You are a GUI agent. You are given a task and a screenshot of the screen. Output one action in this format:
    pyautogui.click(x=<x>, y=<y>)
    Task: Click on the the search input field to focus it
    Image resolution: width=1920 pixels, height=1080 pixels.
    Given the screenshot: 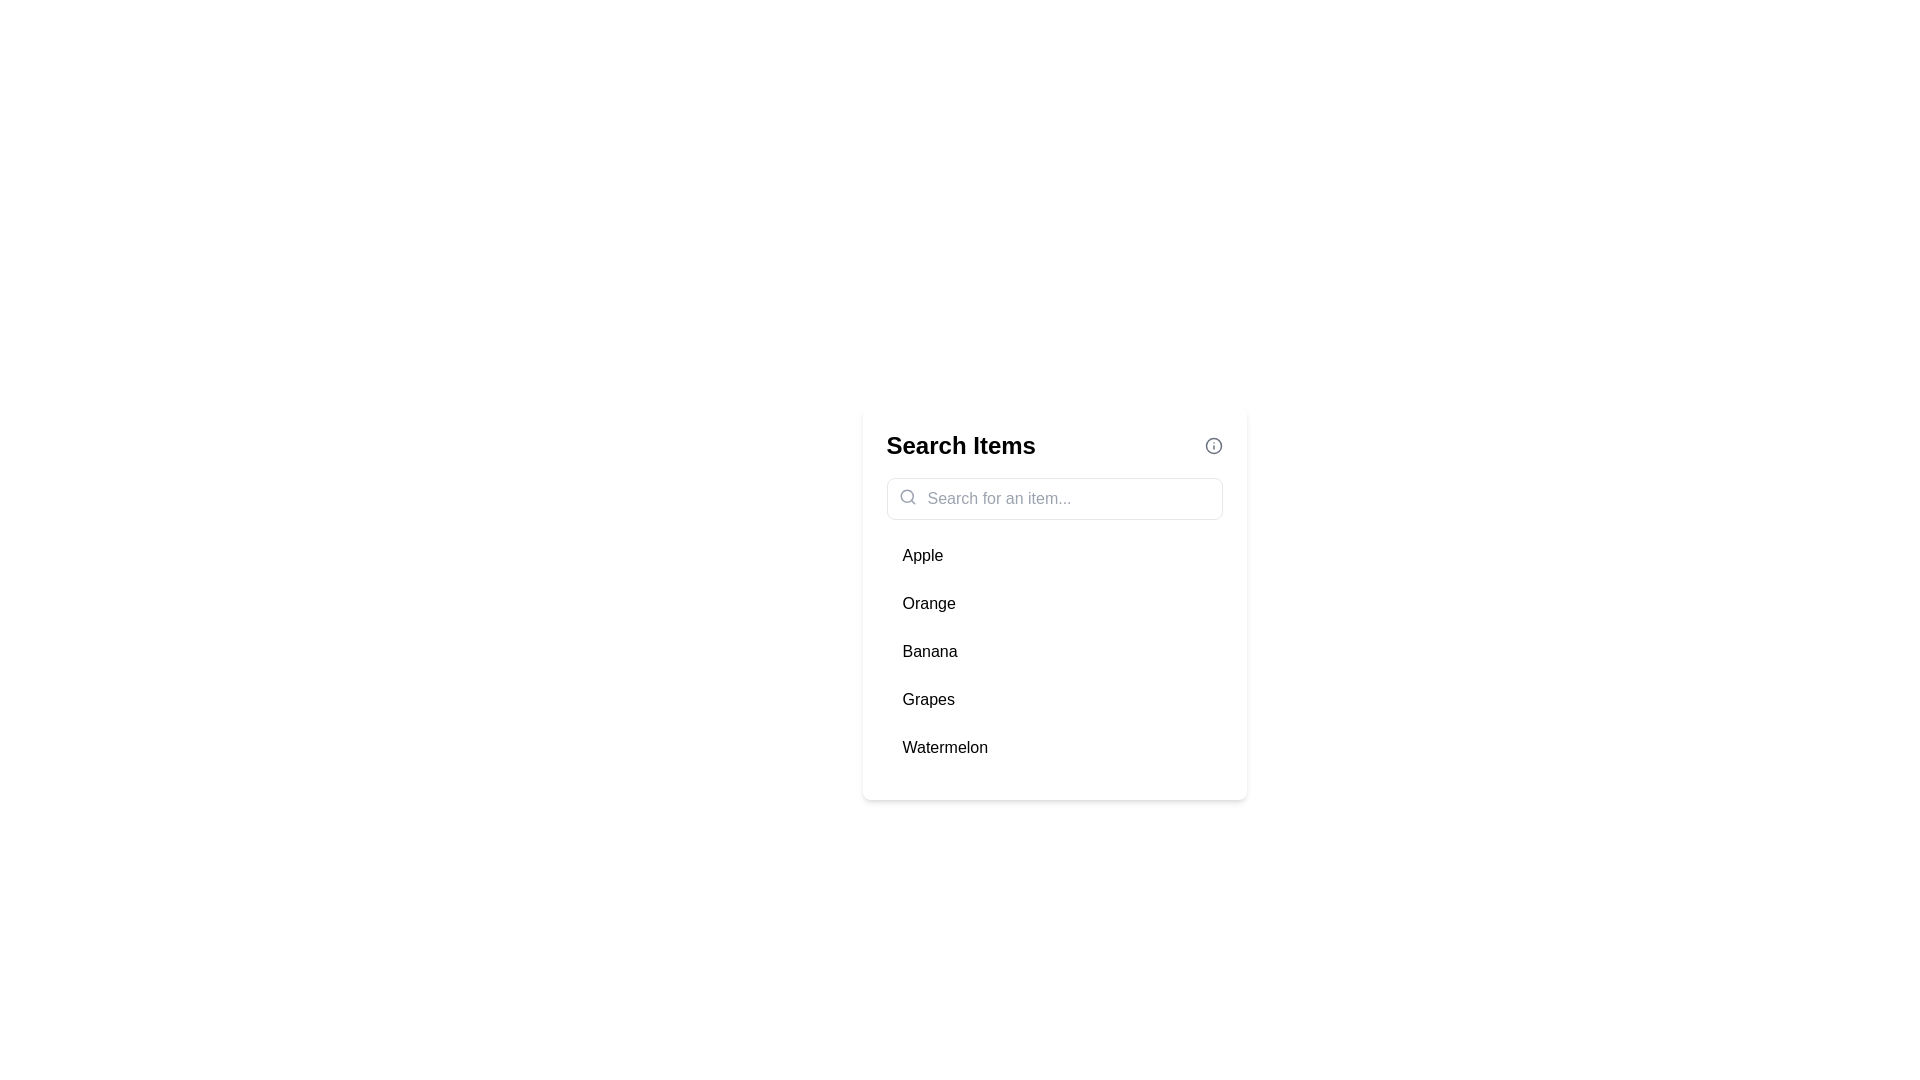 What is the action you would take?
    pyautogui.click(x=1053, y=497)
    